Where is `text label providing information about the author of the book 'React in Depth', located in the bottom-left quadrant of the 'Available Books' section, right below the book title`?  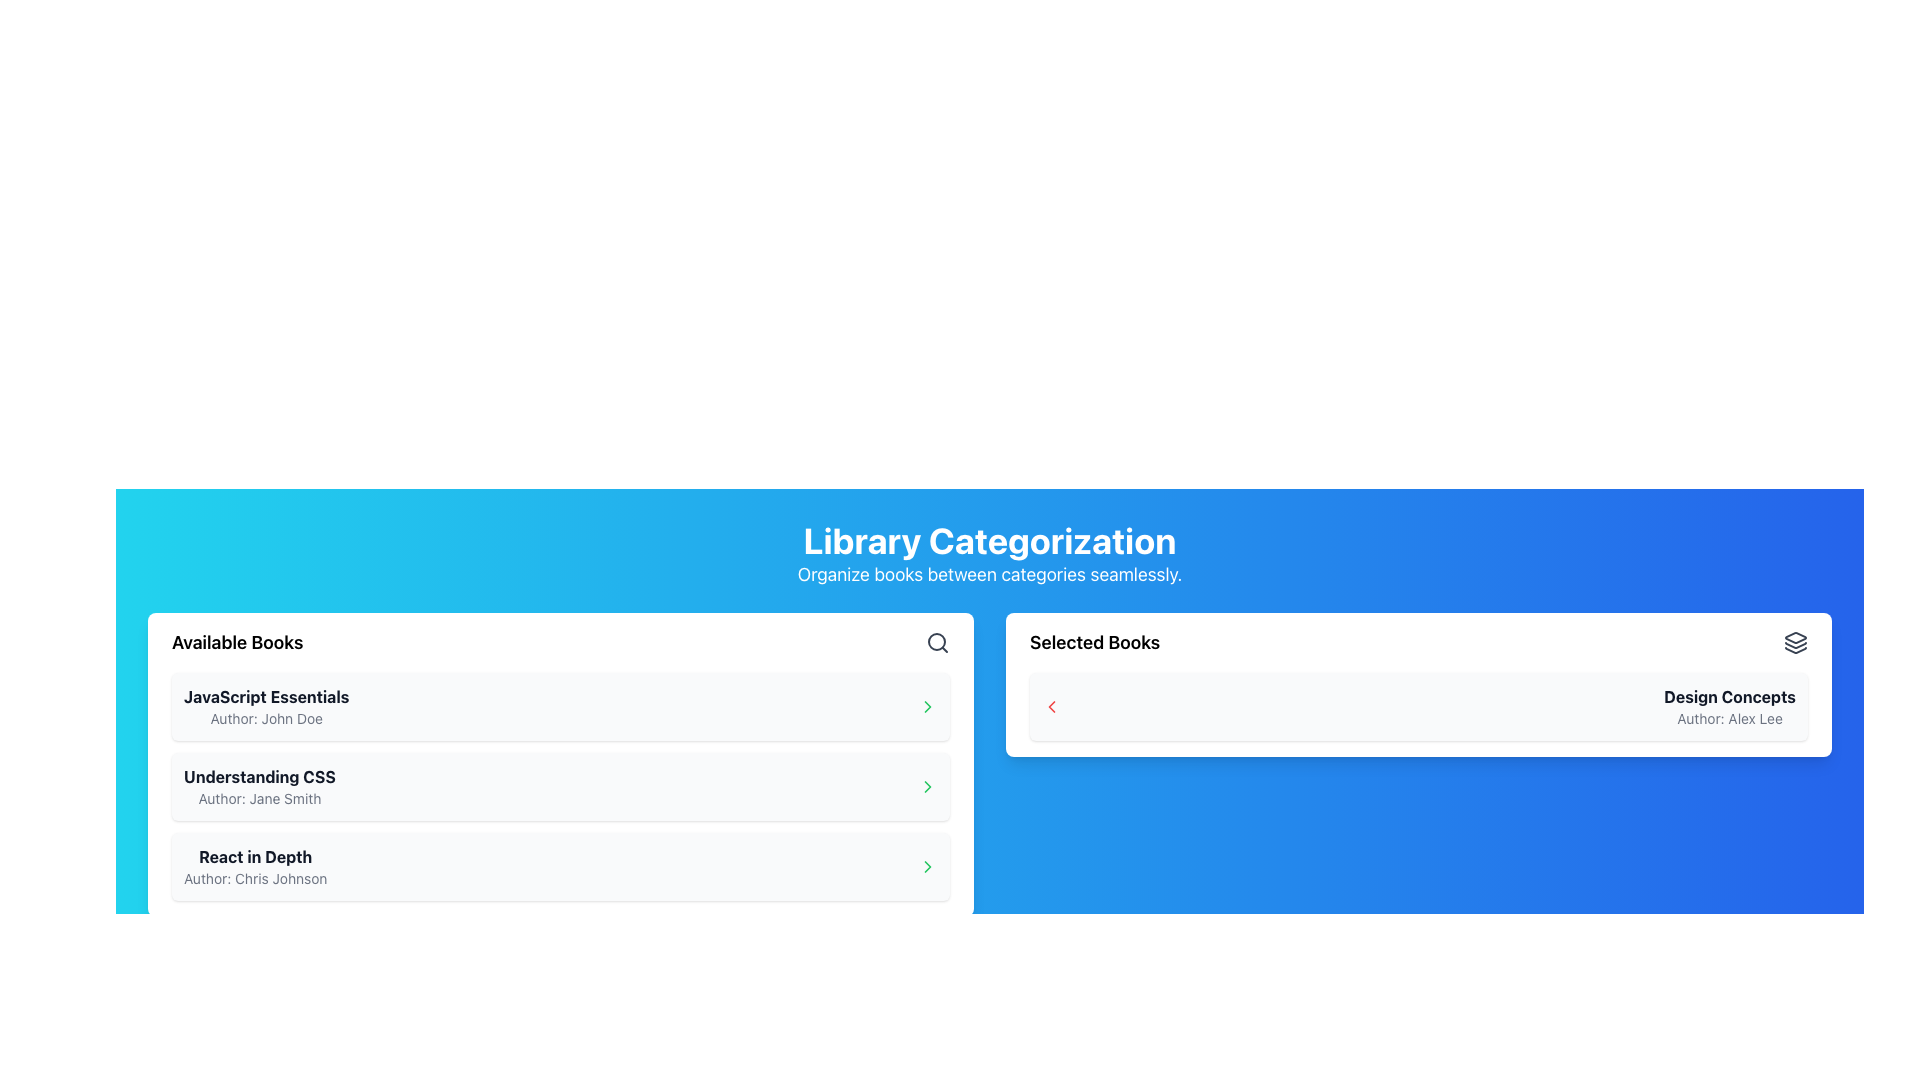
text label providing information about the author of the book 'React in Depth', located in the bottom-left quadrant of the 'Available Books' section, right below the book title is located at coordinates (254, 878).